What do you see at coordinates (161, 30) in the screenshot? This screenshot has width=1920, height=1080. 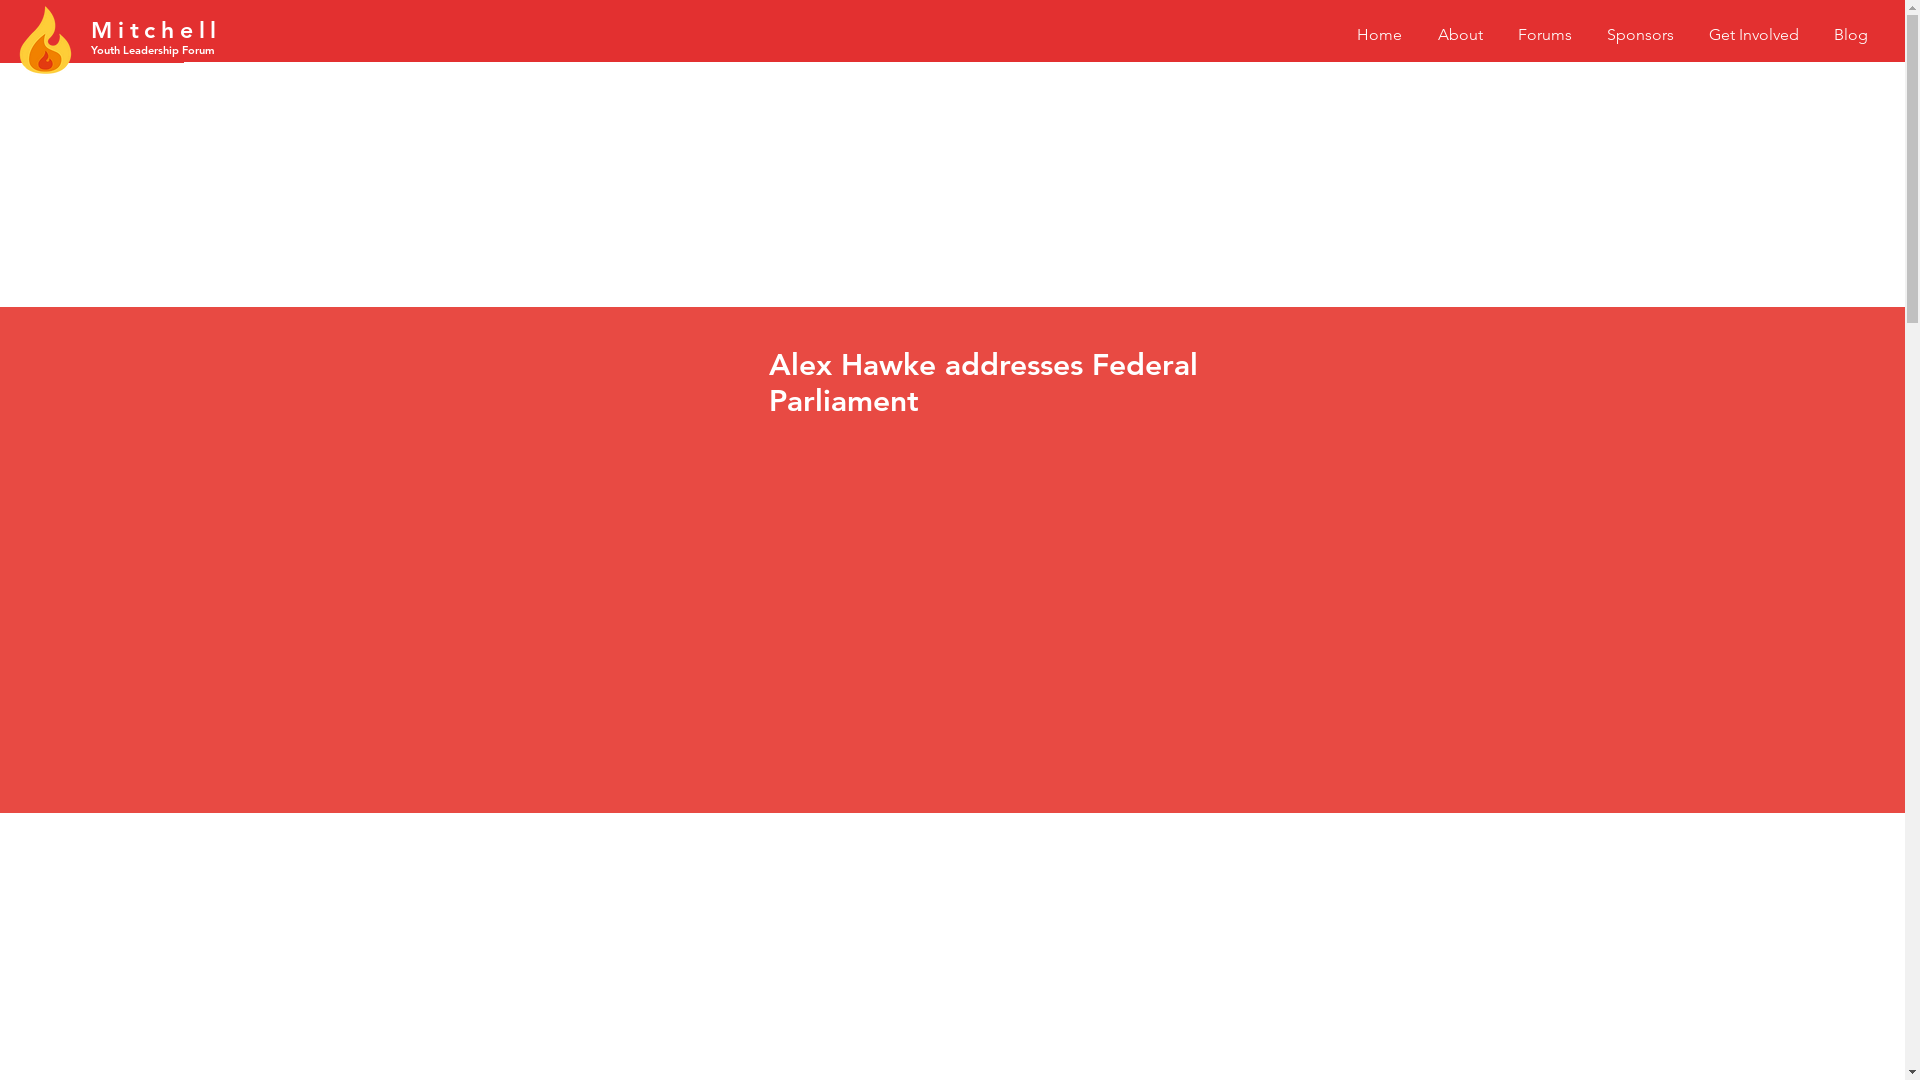 I see `'hell'` at bounding box center [161, 30].